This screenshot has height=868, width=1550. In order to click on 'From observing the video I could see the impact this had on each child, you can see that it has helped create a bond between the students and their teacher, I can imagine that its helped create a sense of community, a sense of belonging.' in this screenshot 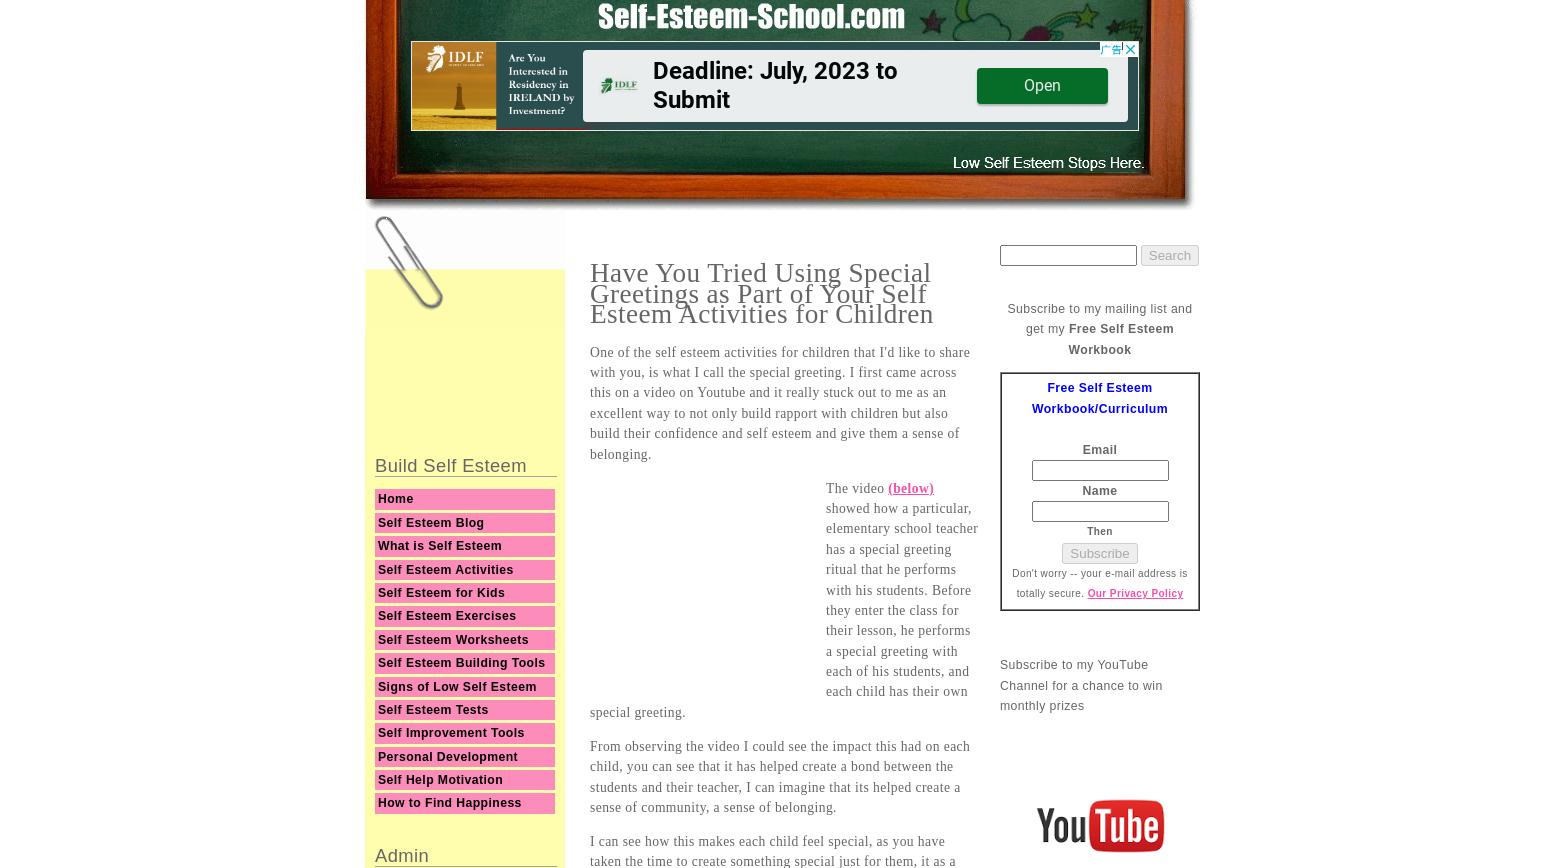, I will do `click(778, 776)`.